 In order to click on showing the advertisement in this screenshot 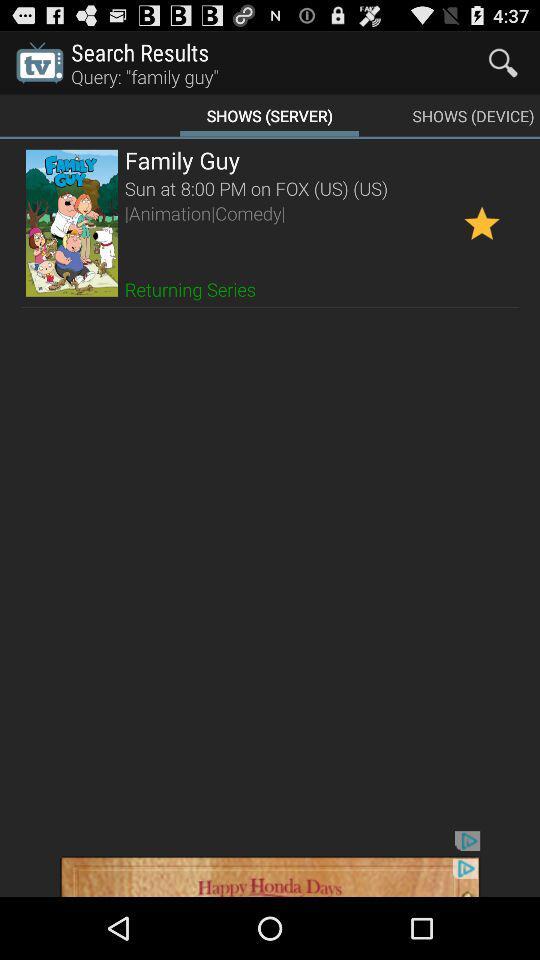, I will do `click(270, 863)`.